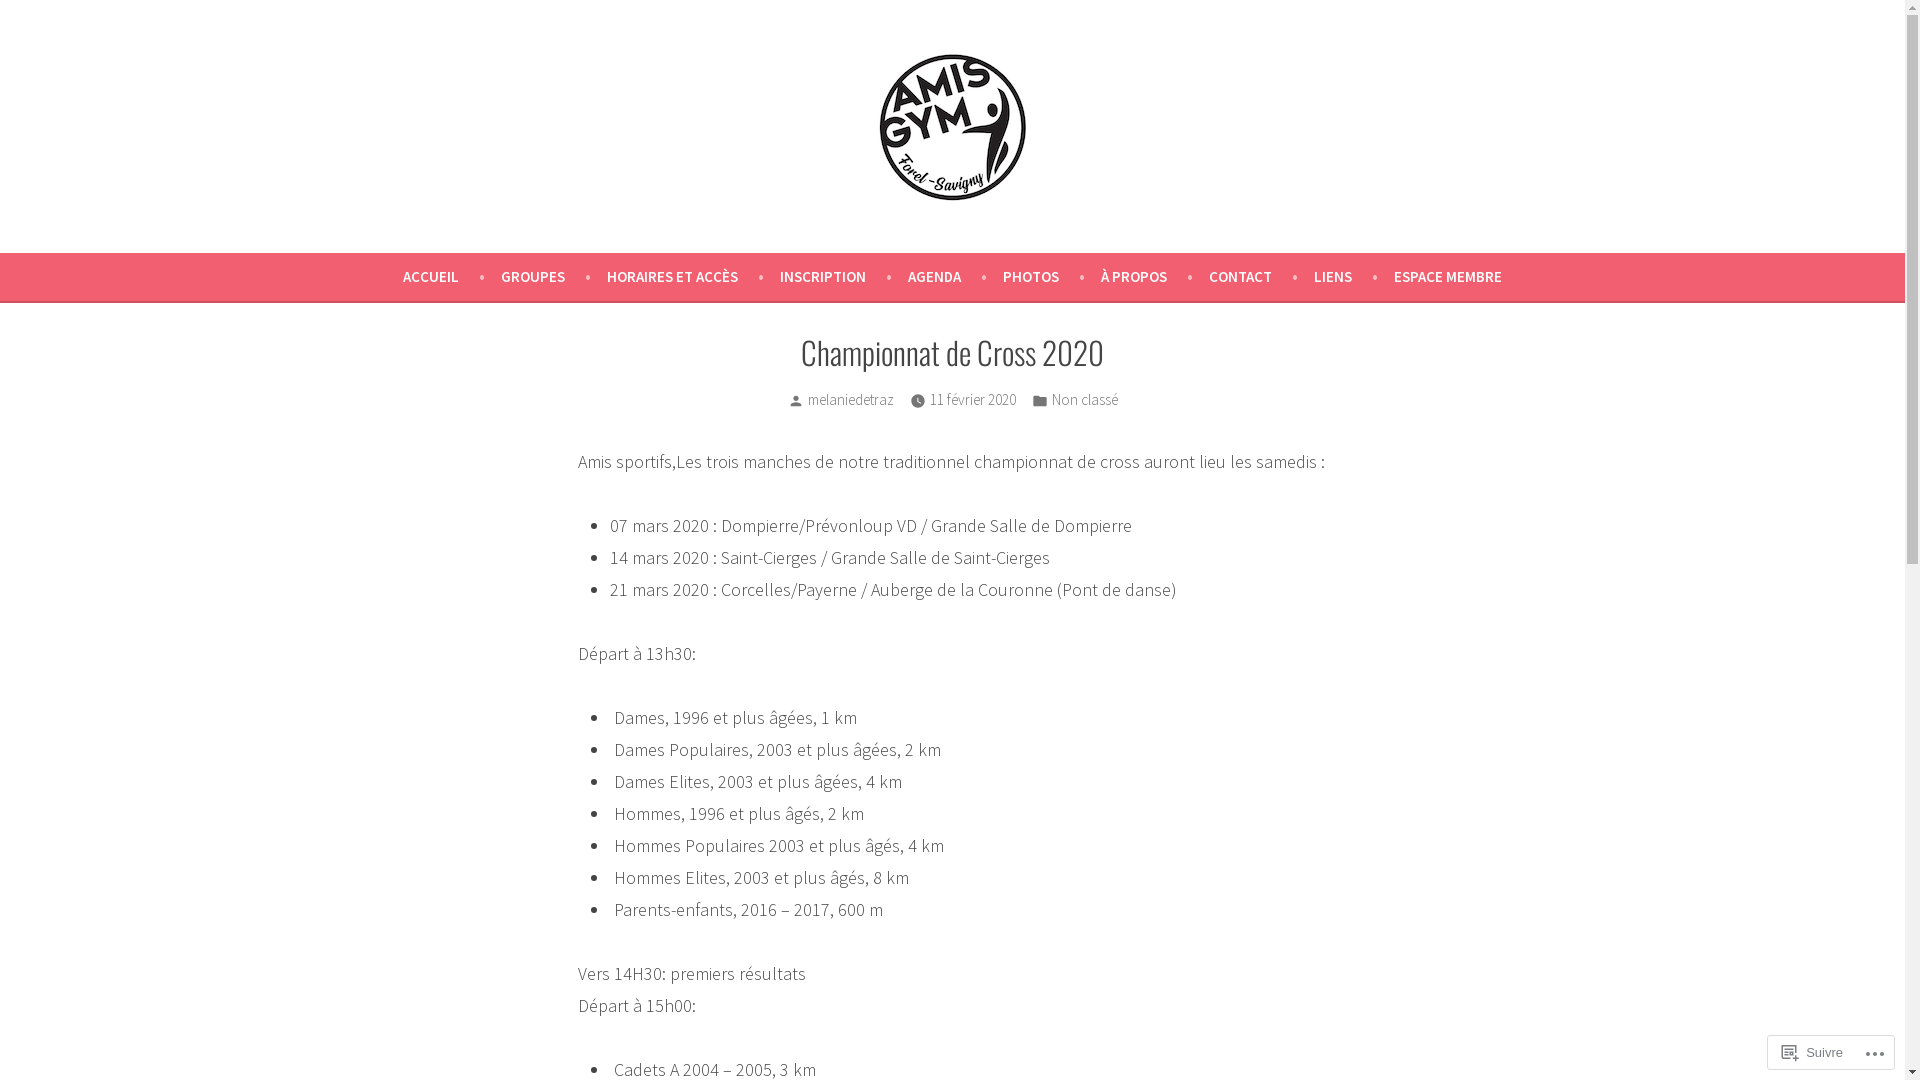 This screenshot has width=1920, height=1080. Describe the element at coordinates (1260, 277) in the screenshot. I see `'CONTACT'` at that location.